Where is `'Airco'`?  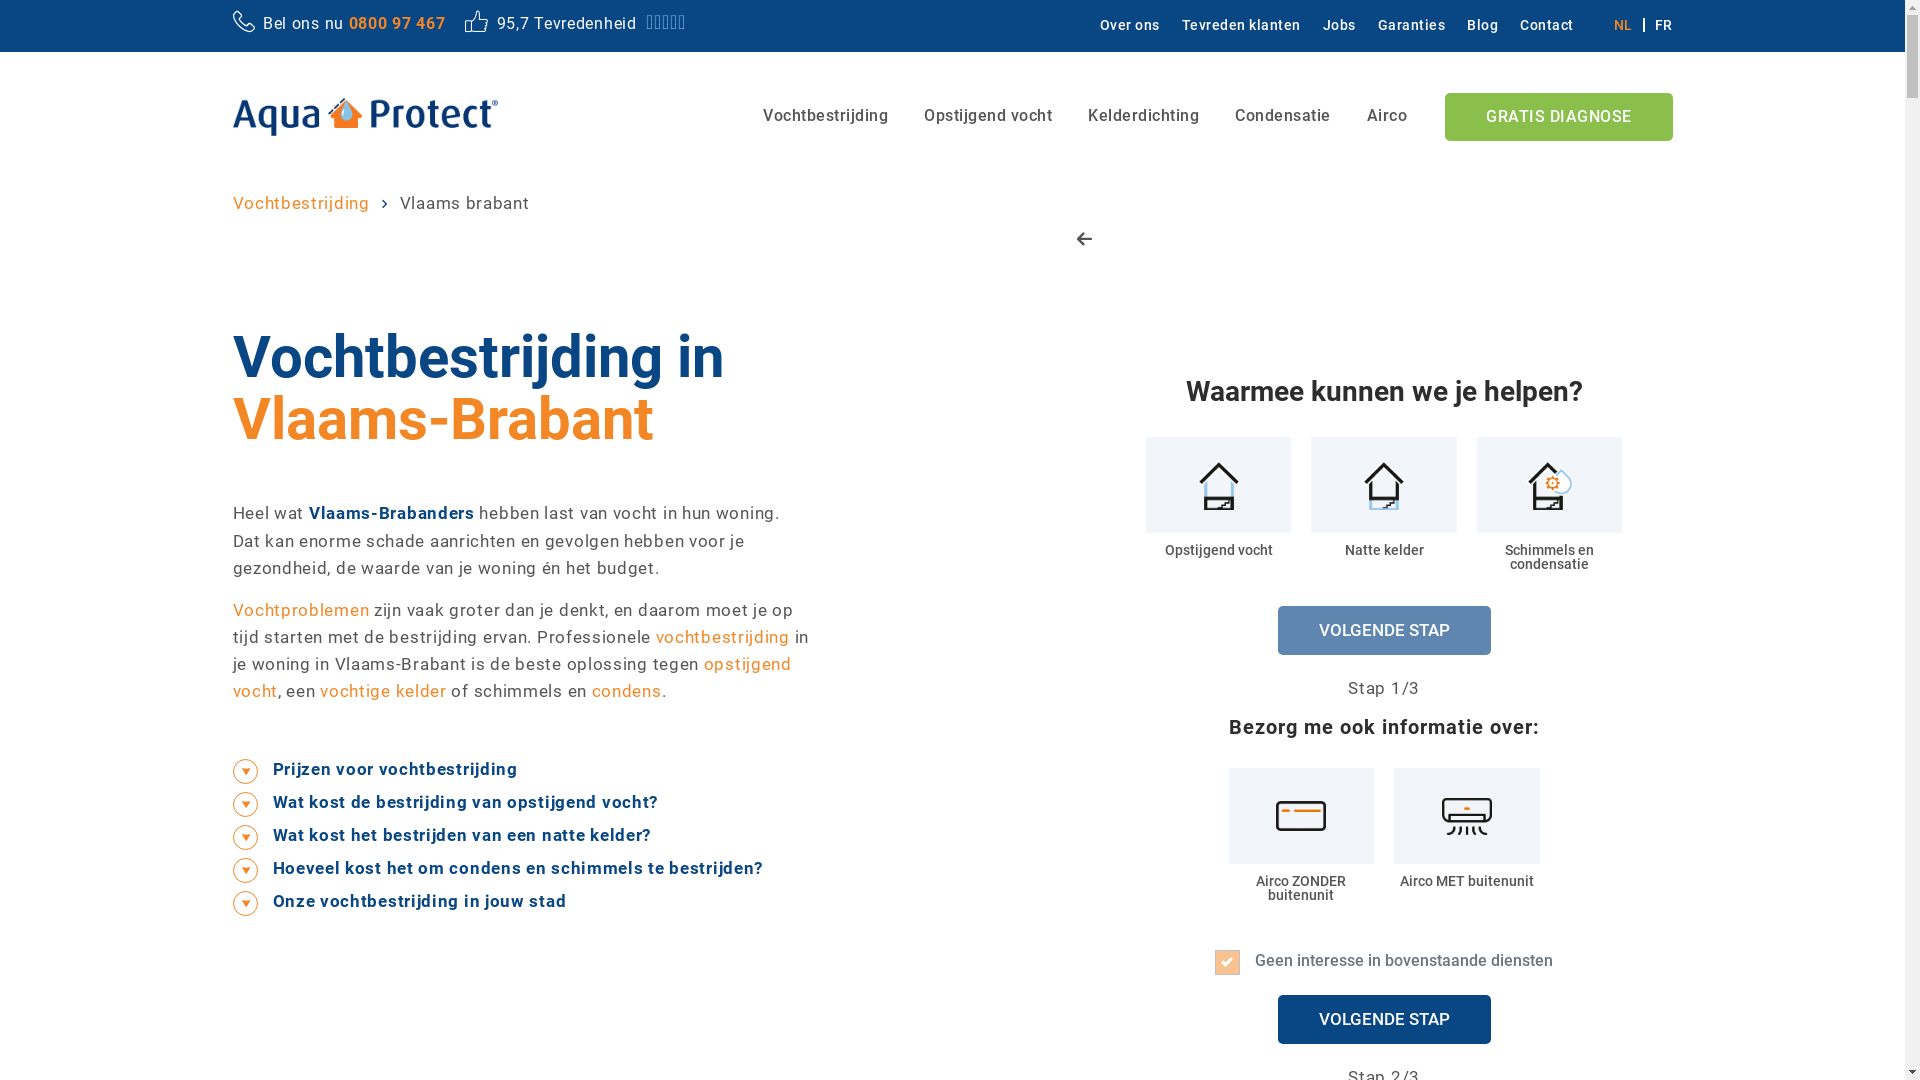
'Airco' is located at coordinates (1348, 115).